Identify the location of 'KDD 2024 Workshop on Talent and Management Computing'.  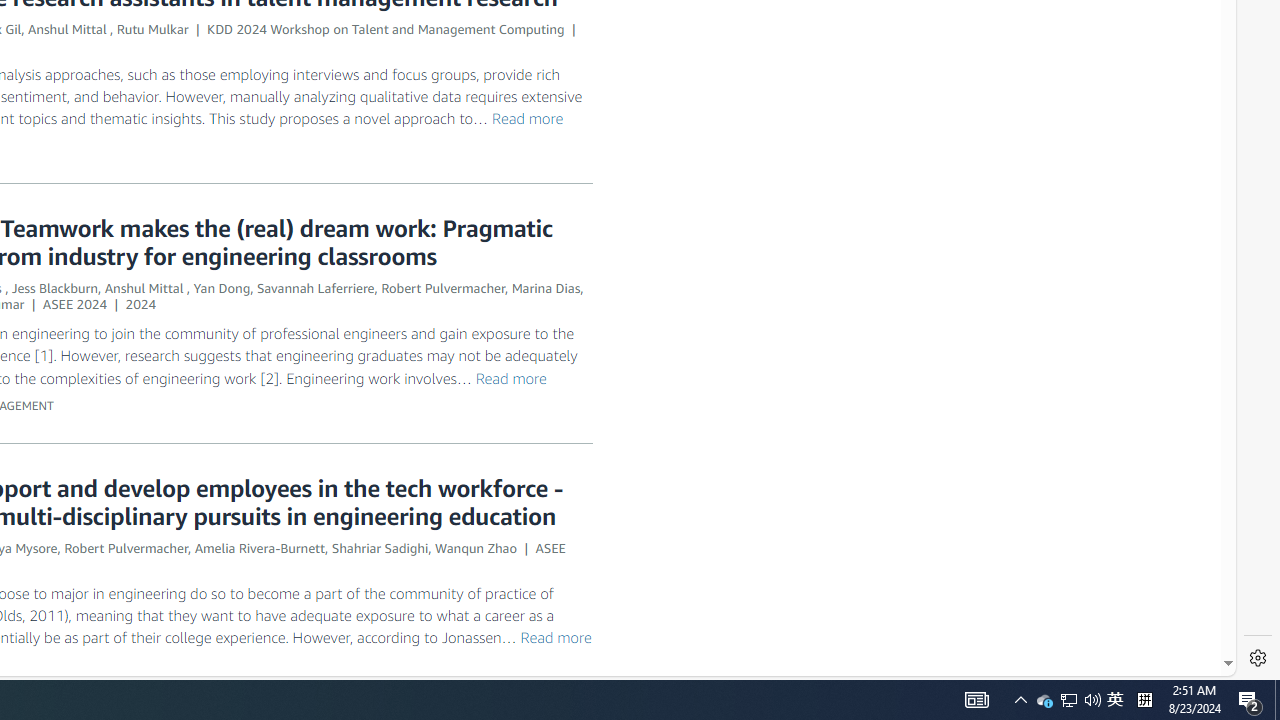
(385, 29).